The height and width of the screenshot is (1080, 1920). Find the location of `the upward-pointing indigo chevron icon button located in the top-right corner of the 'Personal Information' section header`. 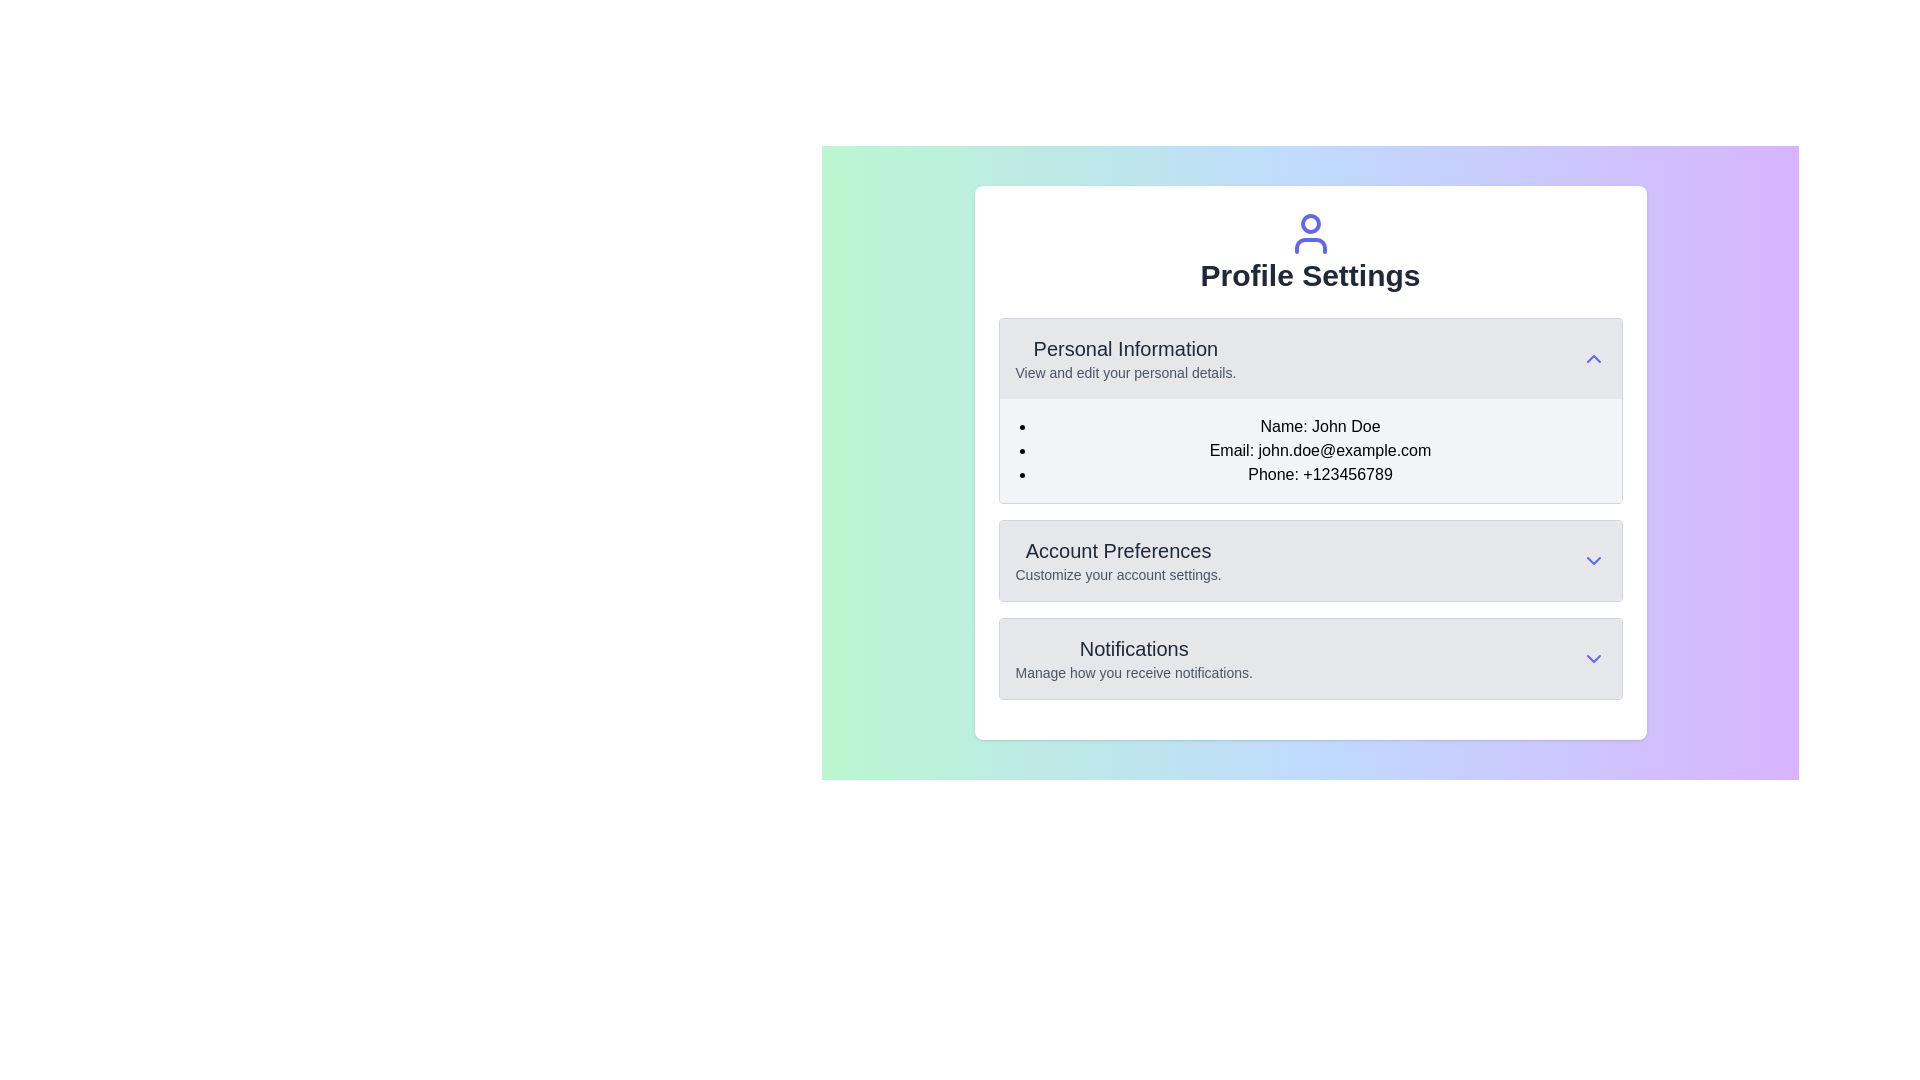

the upward-pointing indigo chevron icon button located in the top-right corner of the 'Personal Information' section header is located at coordinates (1592, 357).